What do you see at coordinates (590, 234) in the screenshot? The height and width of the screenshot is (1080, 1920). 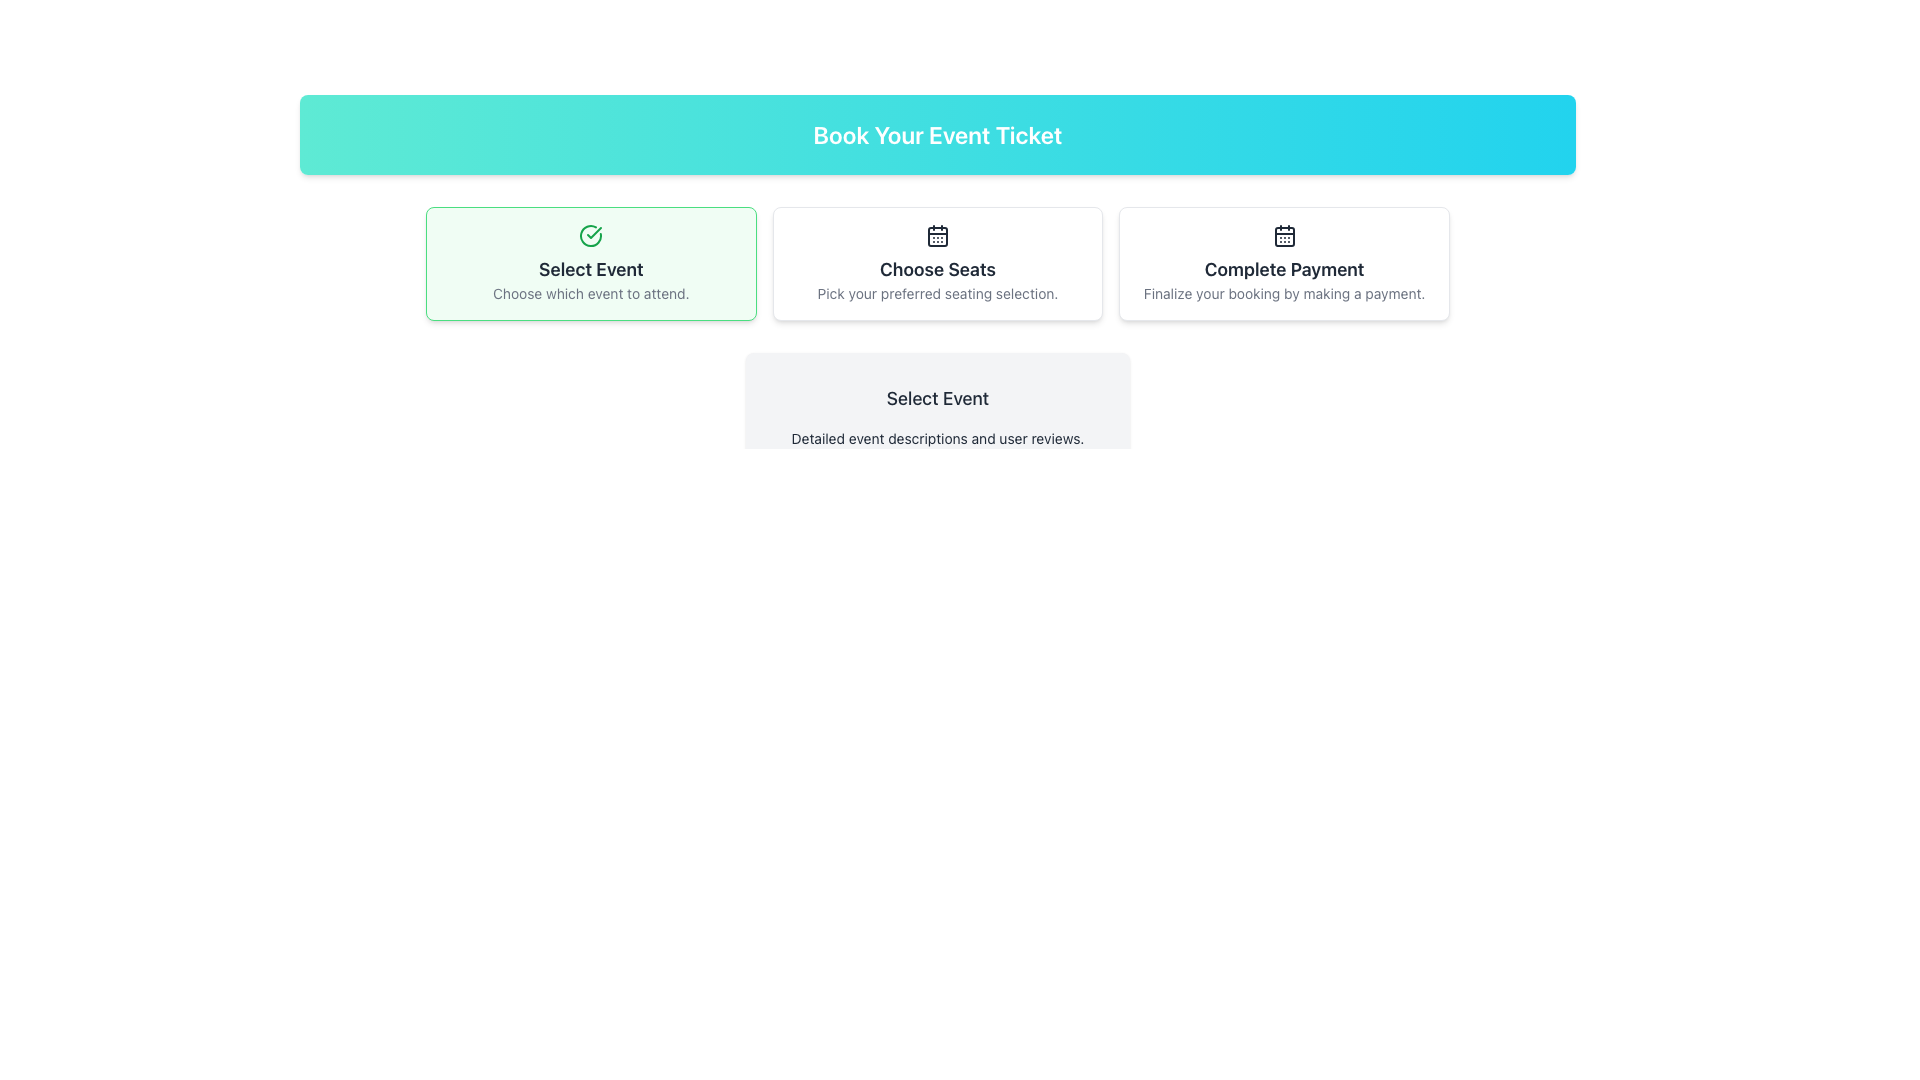 I see `the green circular checkmark icon located in the 'Select Event' panel at the center-top area` at bounding box center [590, 234].